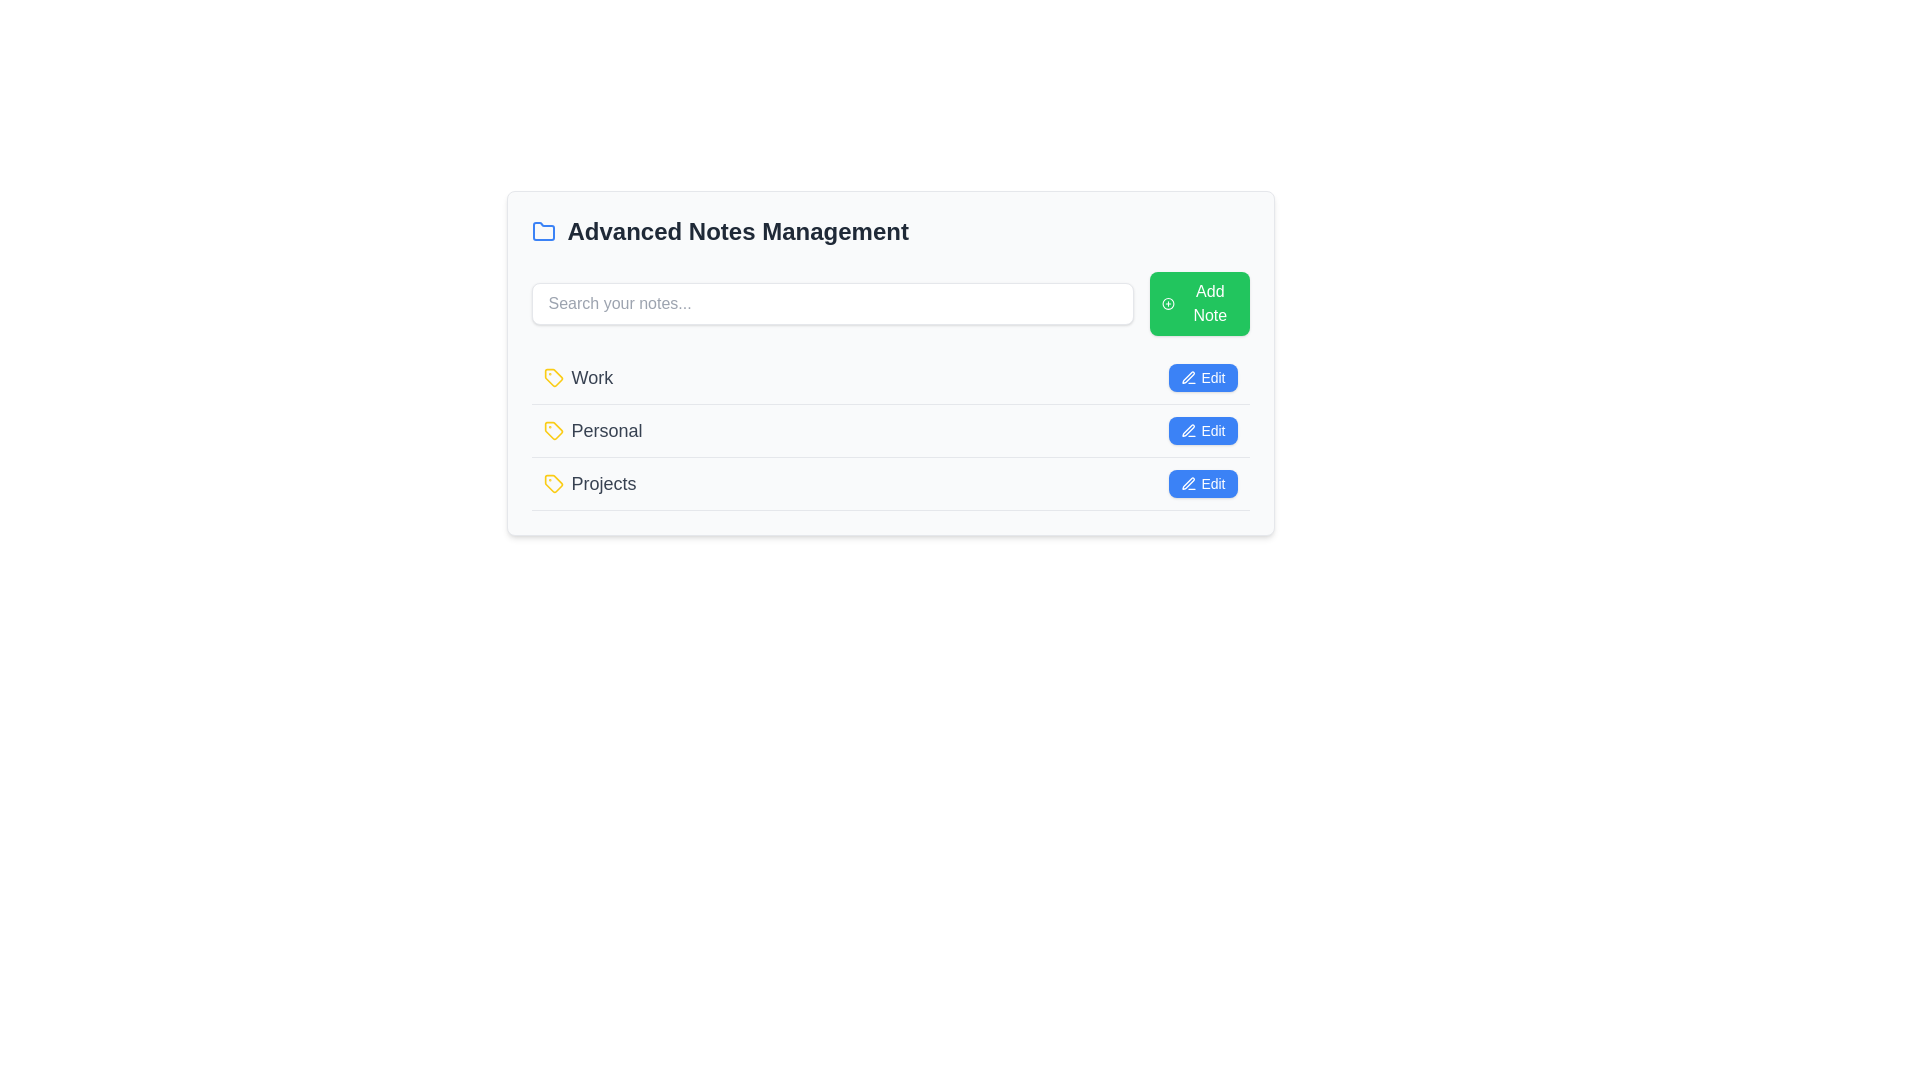  I want to click on small SVG icon representing a 'pen and line' design, which is part of the 'Edit' button located on the right side of the 'Projects' row, so click(1189, 483).